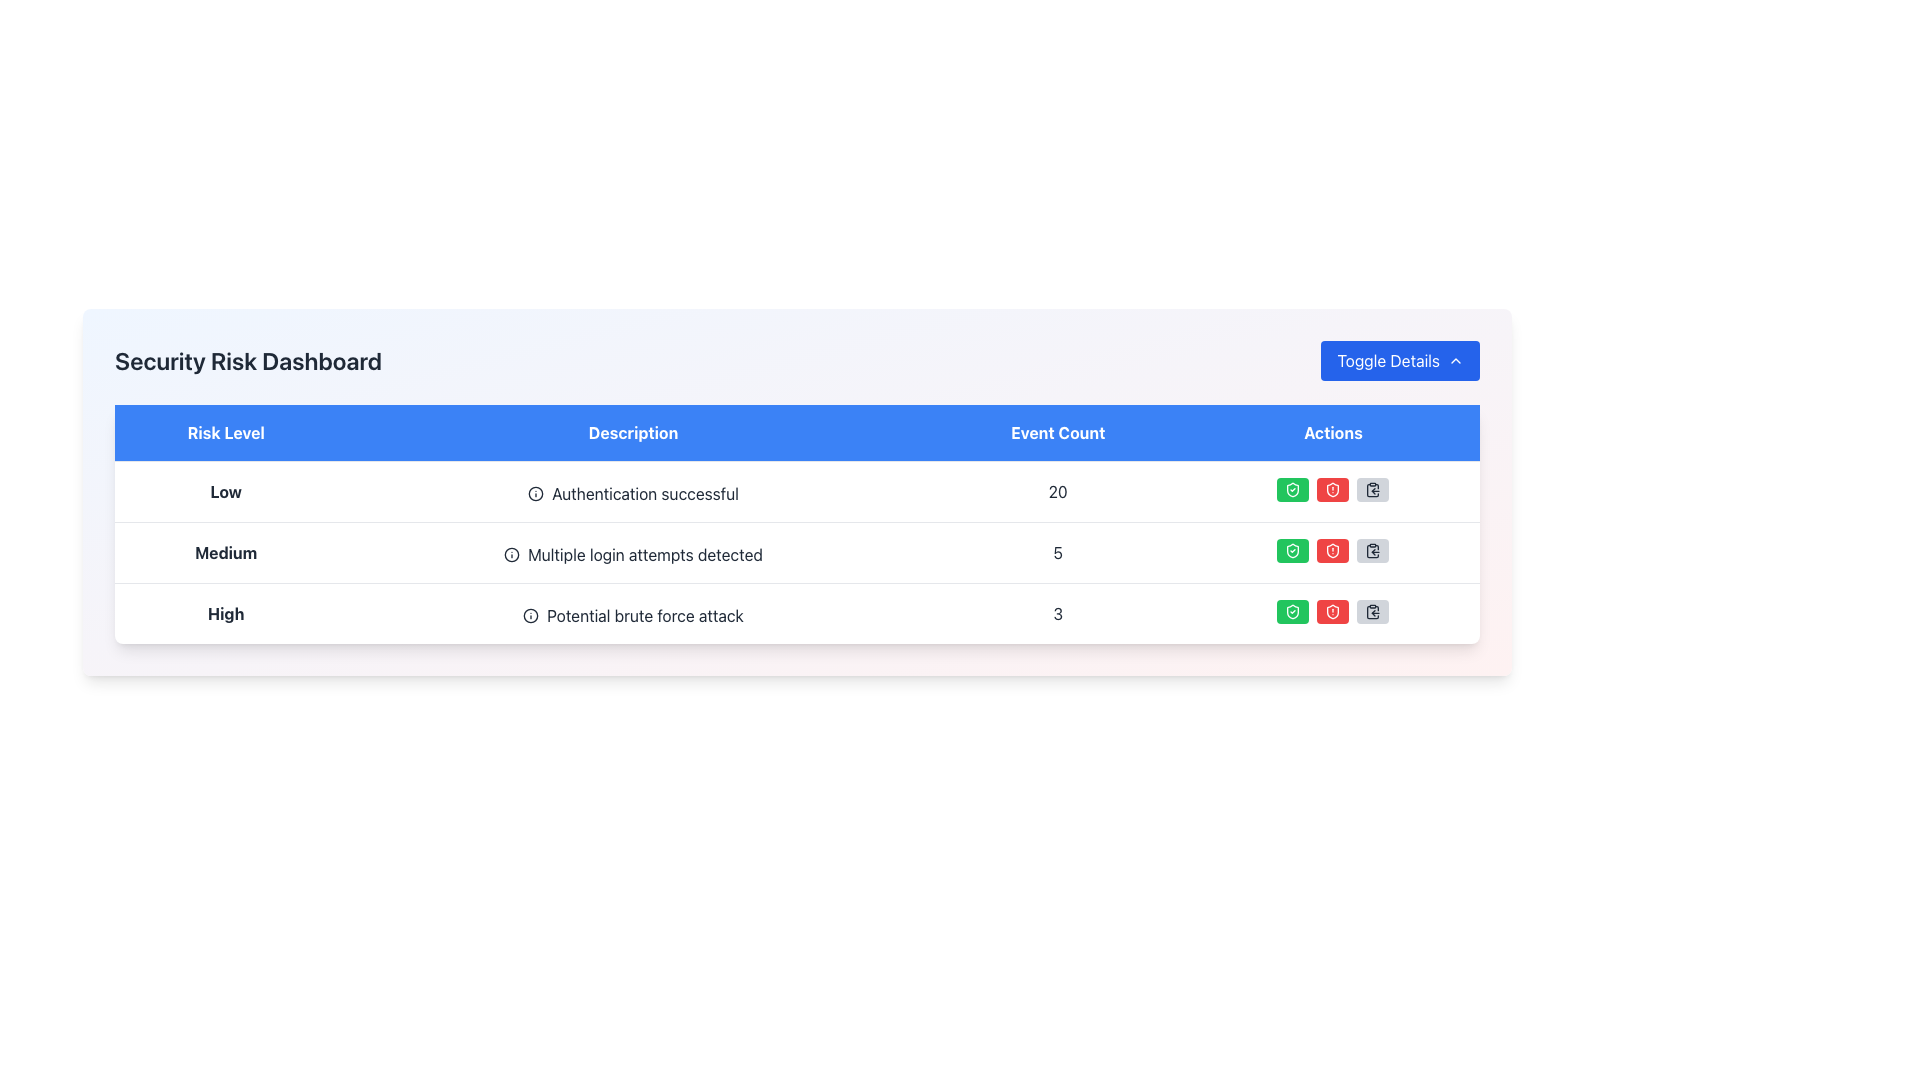  What do you see at coordinates (1455, 361) in the screenshot?
I see `the icon indicating the toggled state of the 'Toggle Details' button, which is positioned on the right side of the button` at bounding box center [1455, 361].